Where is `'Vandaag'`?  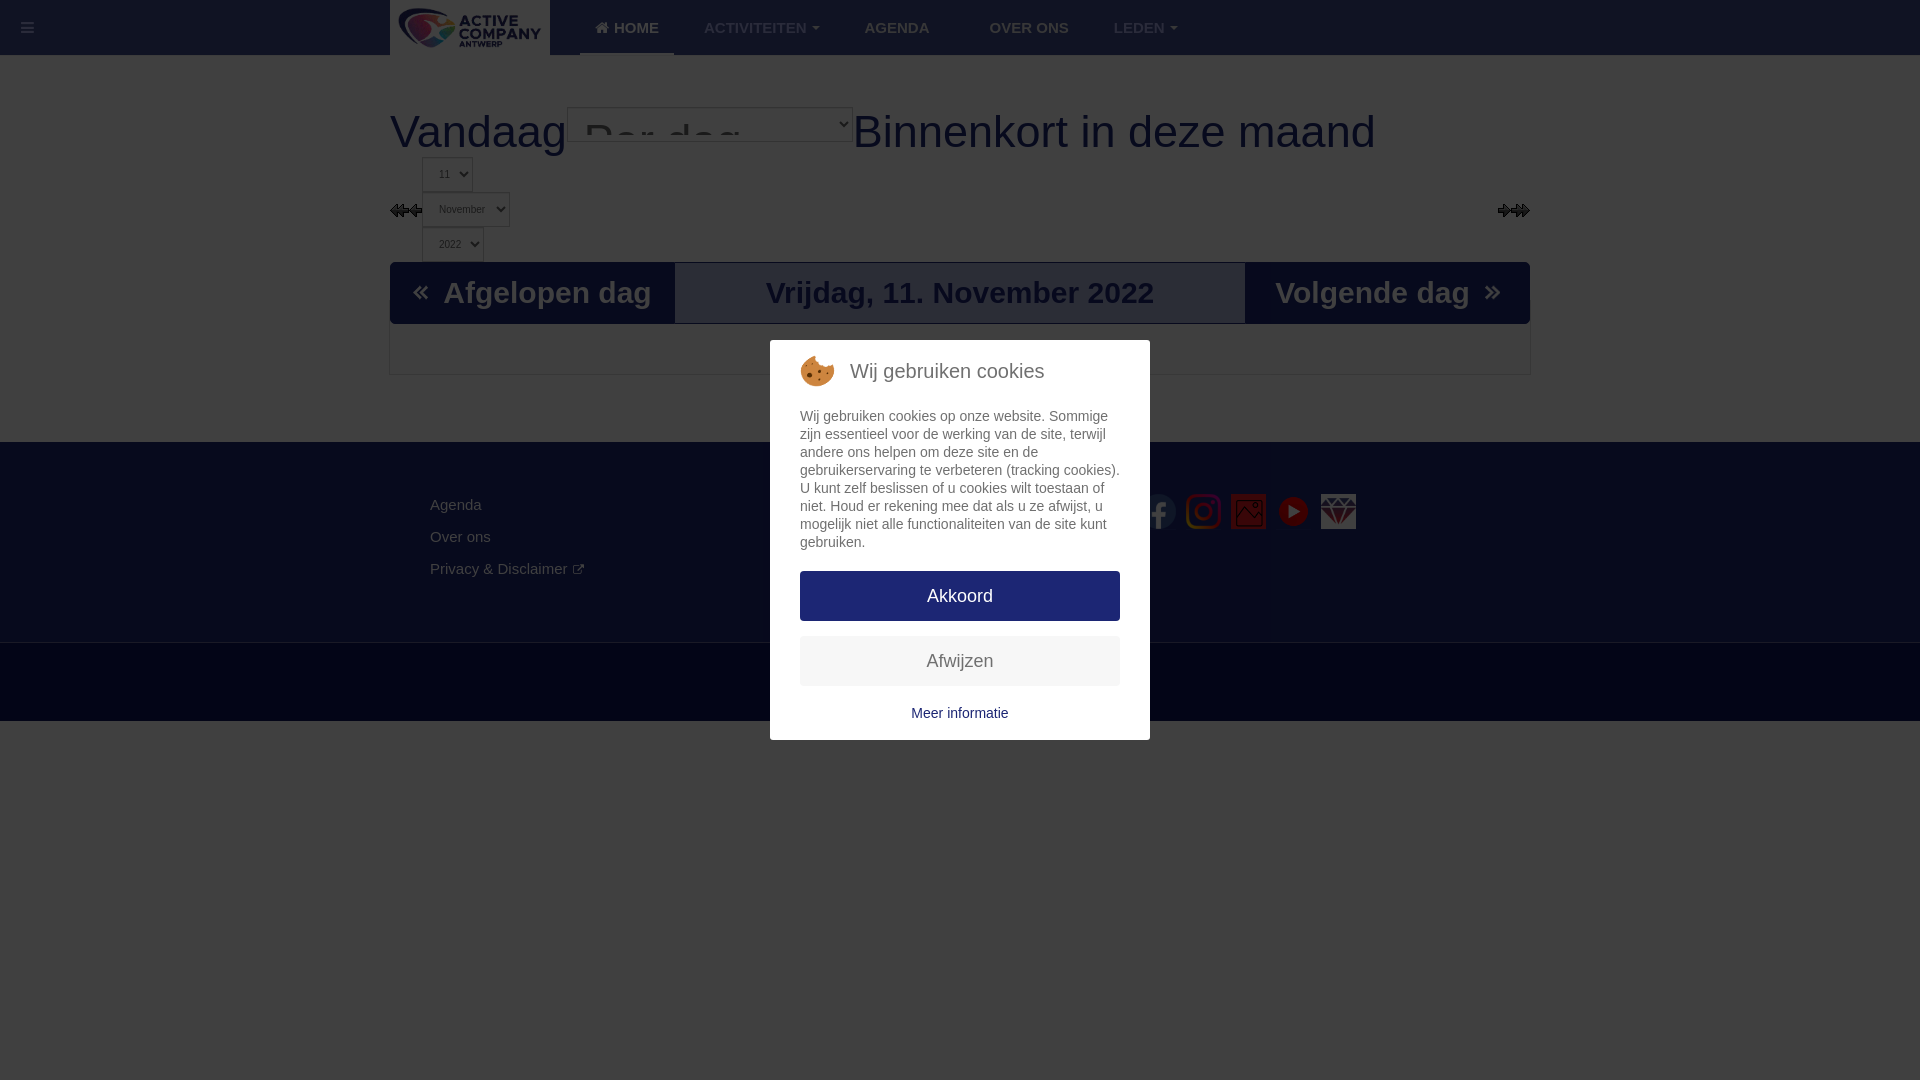
'Vandaag' is located at coordinates (389, 131).